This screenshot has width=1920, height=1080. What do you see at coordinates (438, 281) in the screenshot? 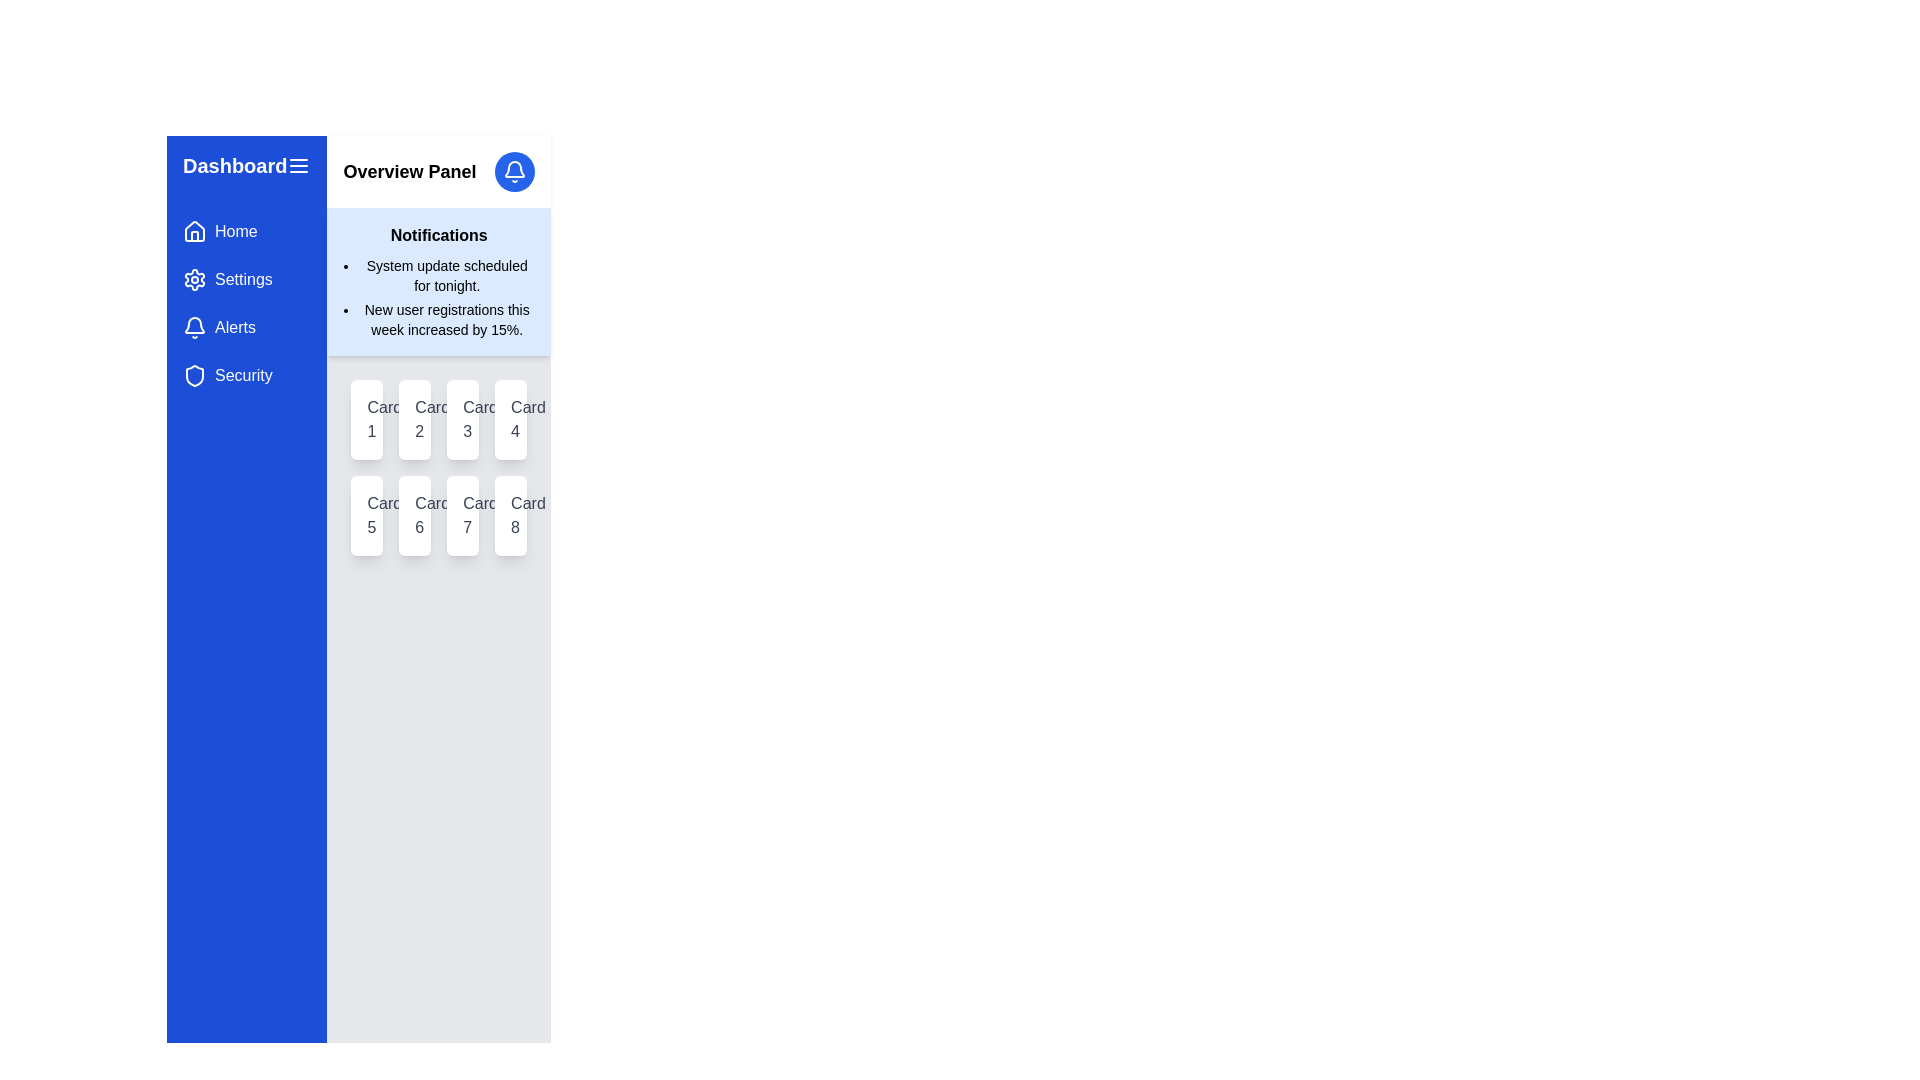
I see `notifications displayed on the Informational card located in the Overview Panel, positioned below the panel's header and a bell icon` at bounding box center [438, 281].